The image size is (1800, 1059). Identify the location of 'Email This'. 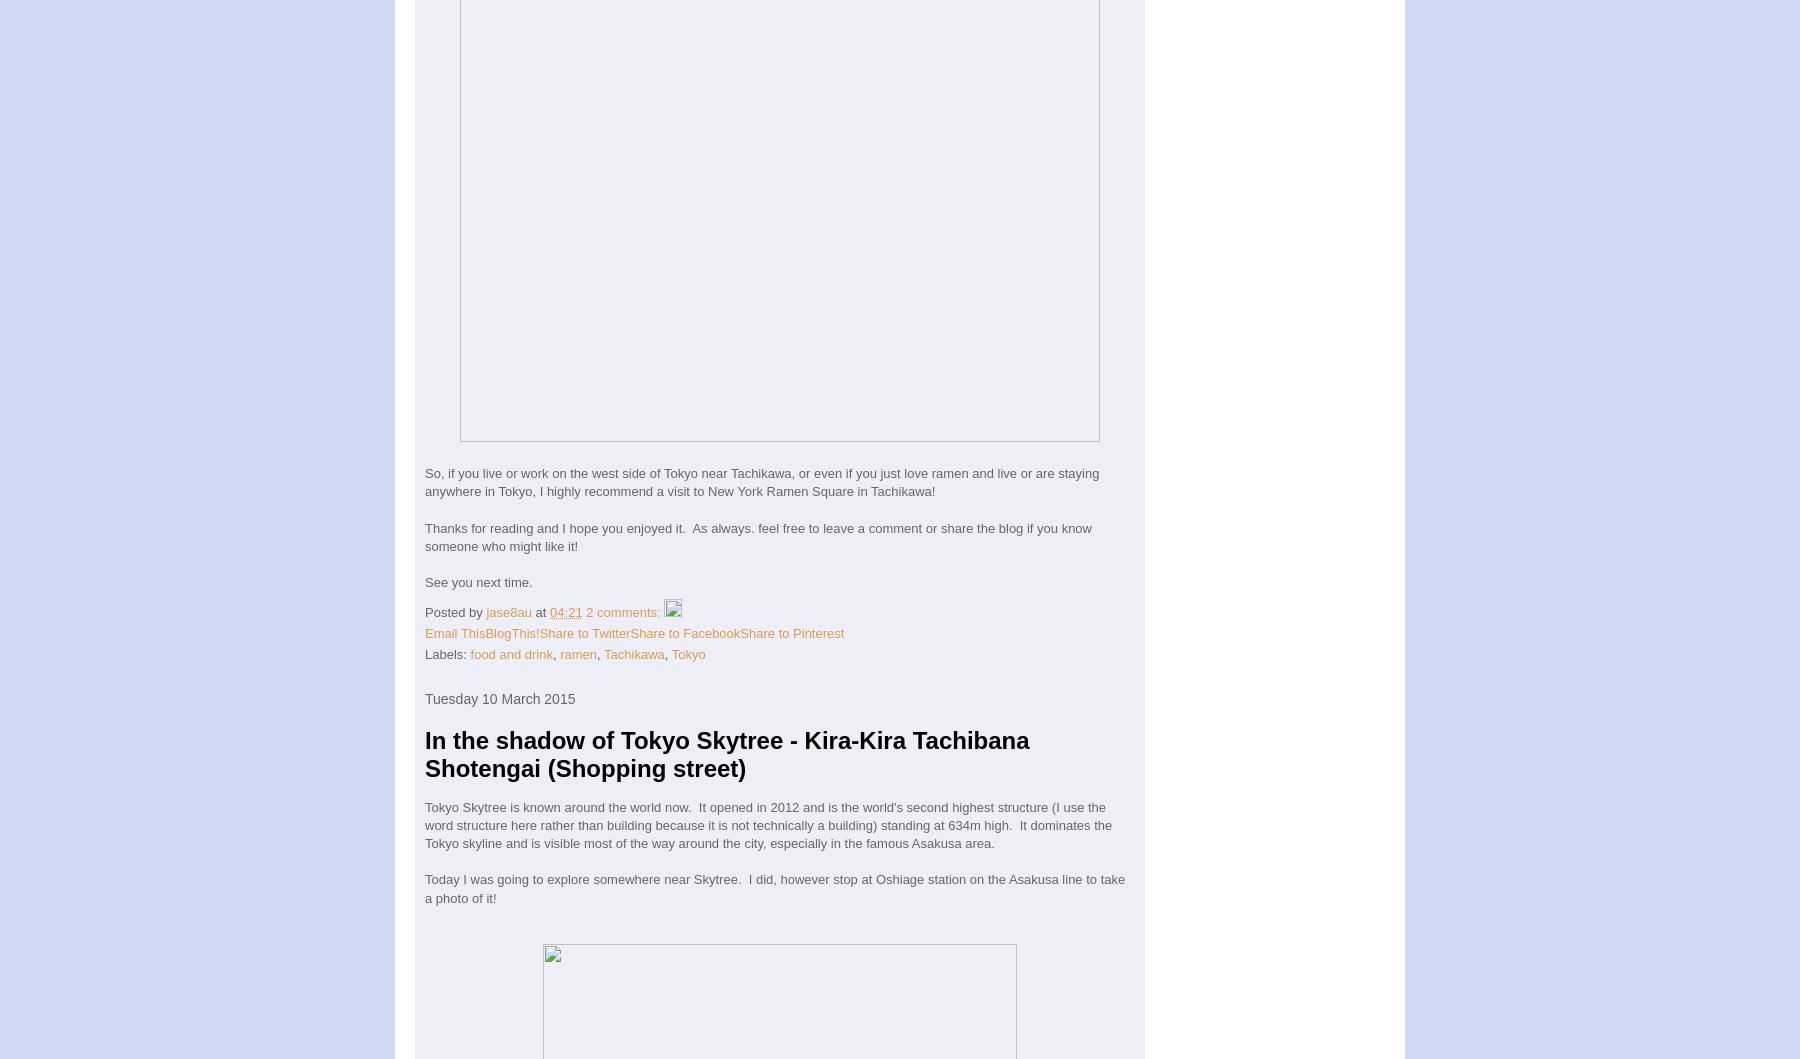
(454, 631).